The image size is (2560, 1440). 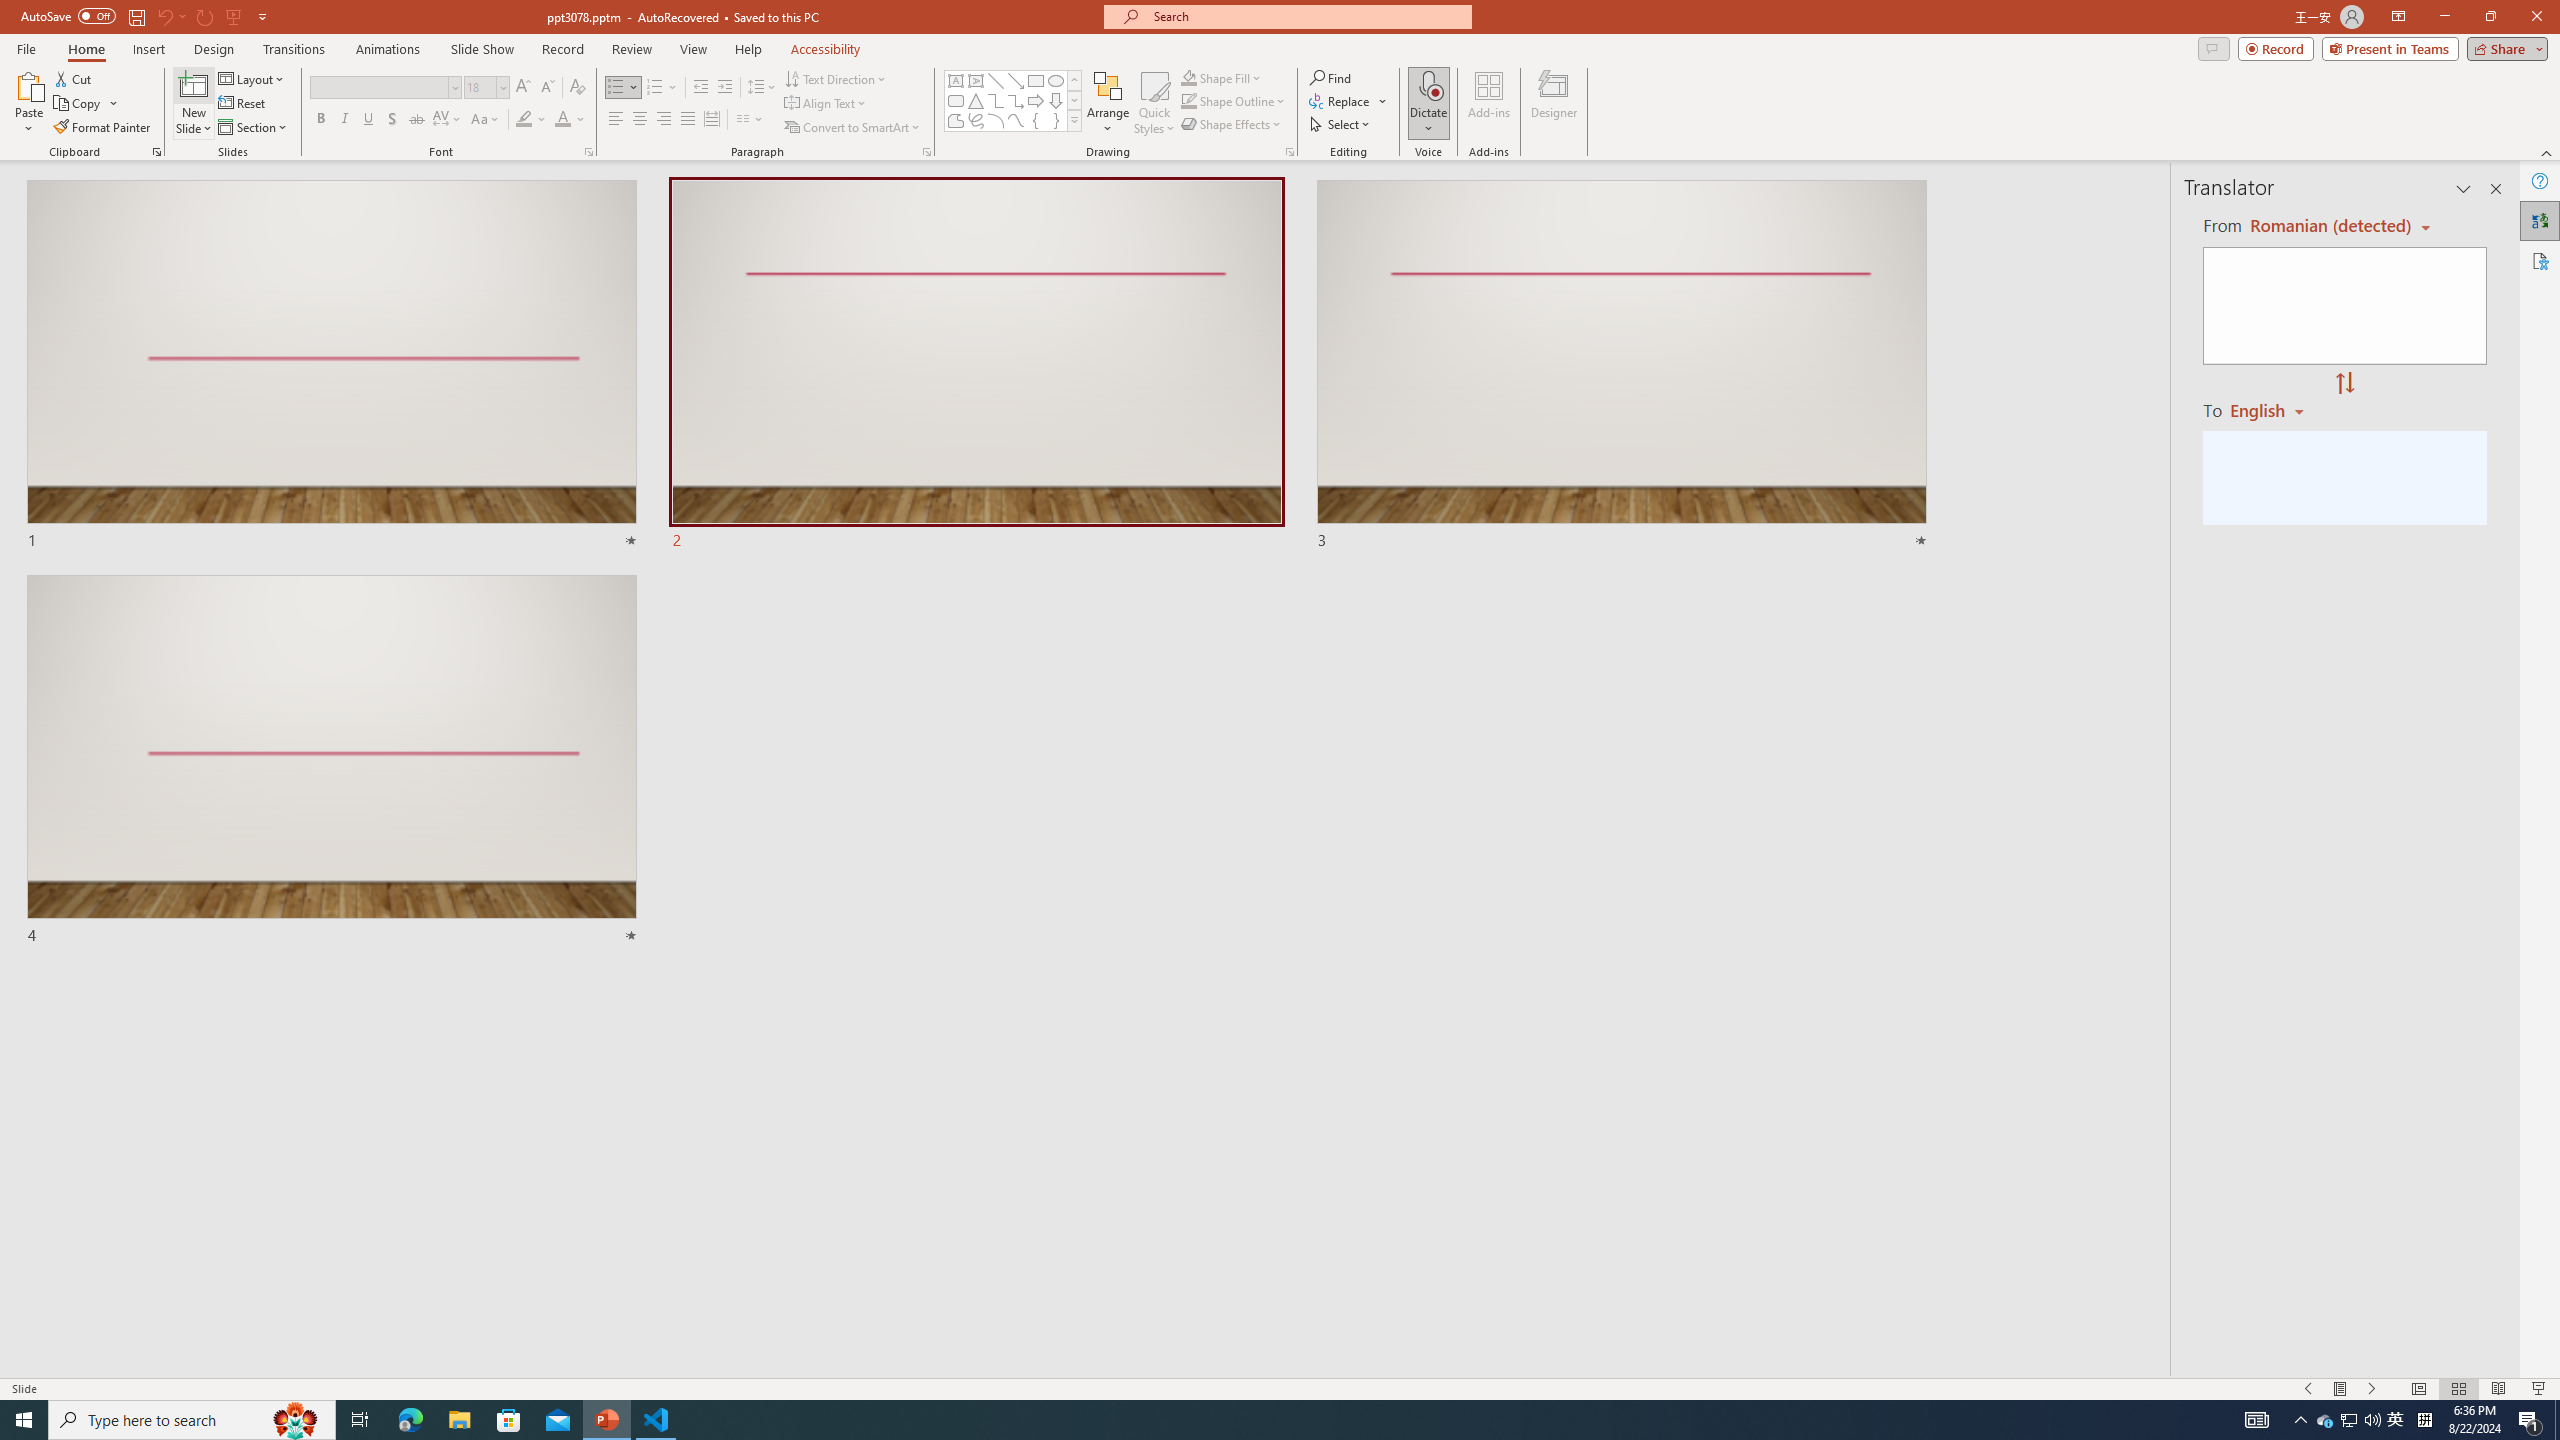 What do you see at coordinates (562, 118) in the screenshot?
I see `'Font Color Red'` at bounding box center [562, 118].